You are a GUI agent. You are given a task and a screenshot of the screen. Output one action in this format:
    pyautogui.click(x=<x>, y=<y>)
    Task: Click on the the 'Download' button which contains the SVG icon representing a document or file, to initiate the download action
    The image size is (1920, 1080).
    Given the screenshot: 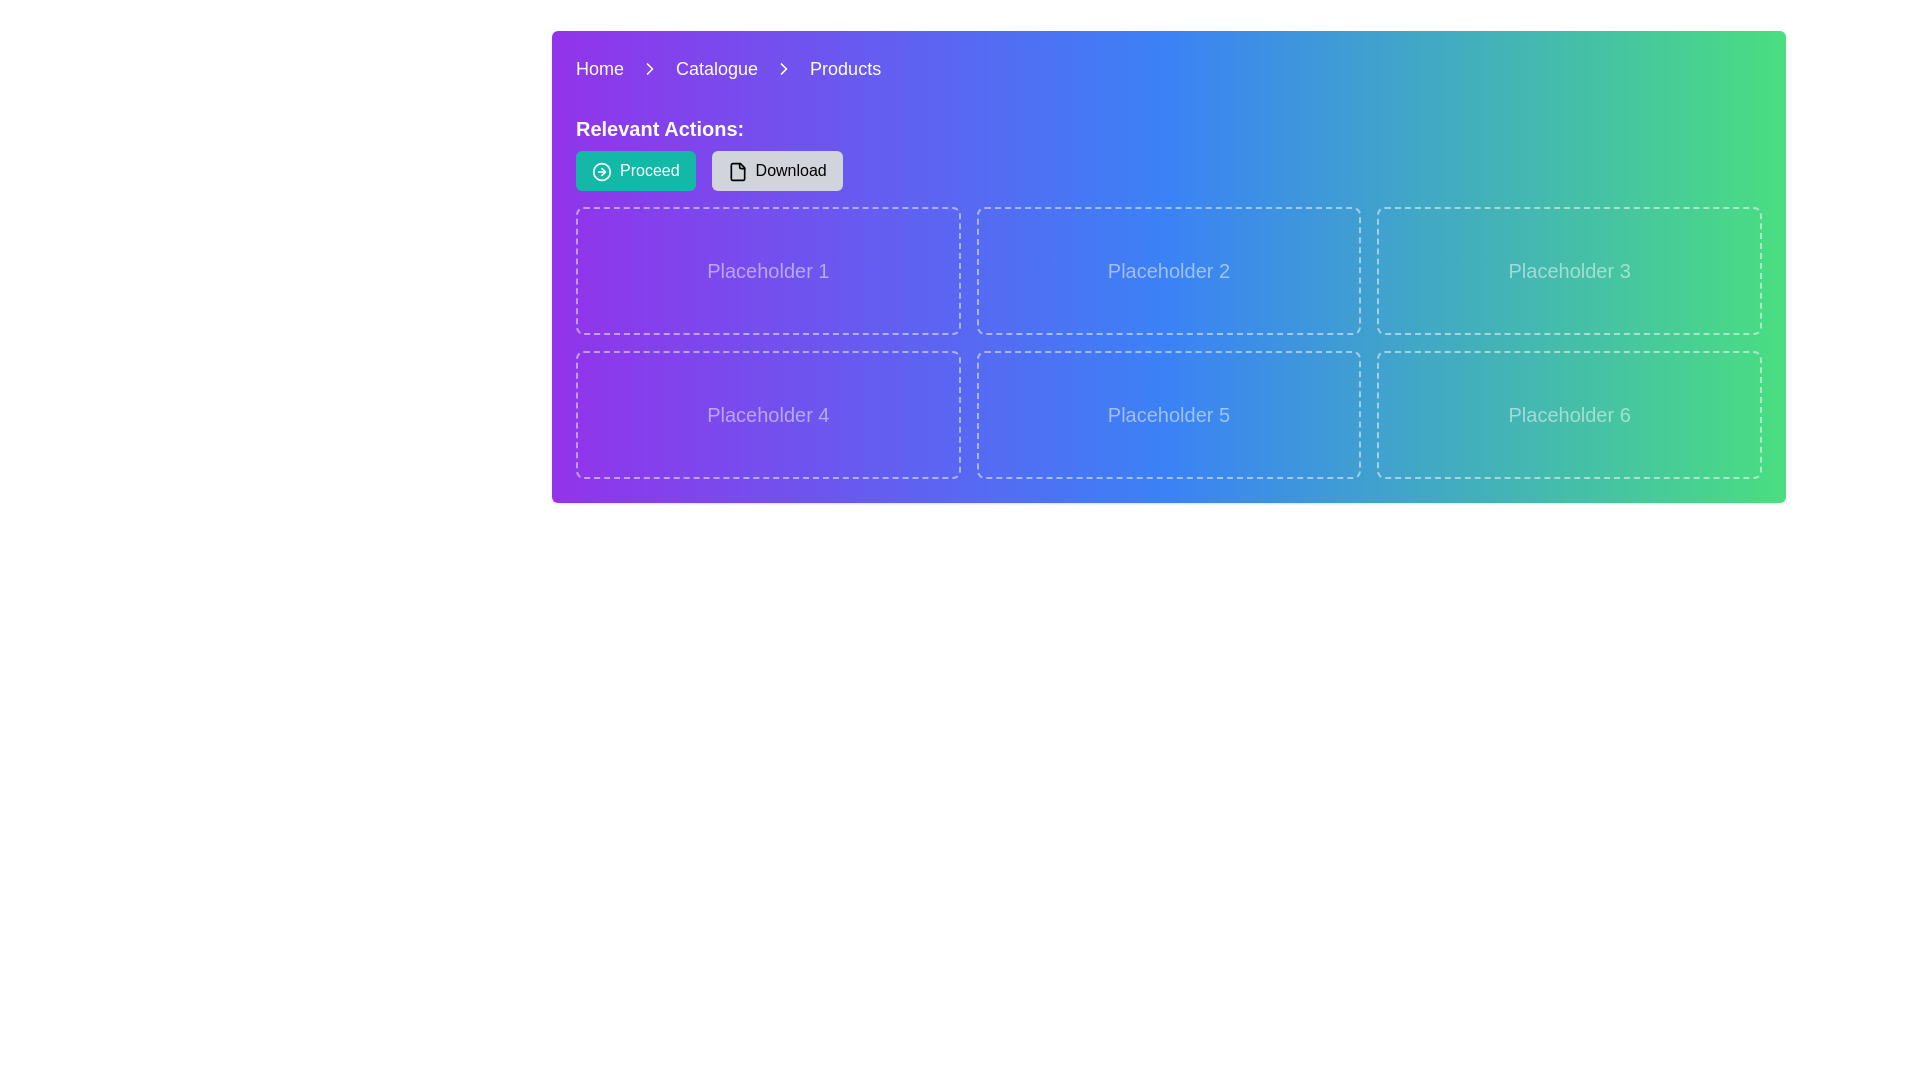 What is the action you would take?
    pyautogui.click(x=736, y=170)
    